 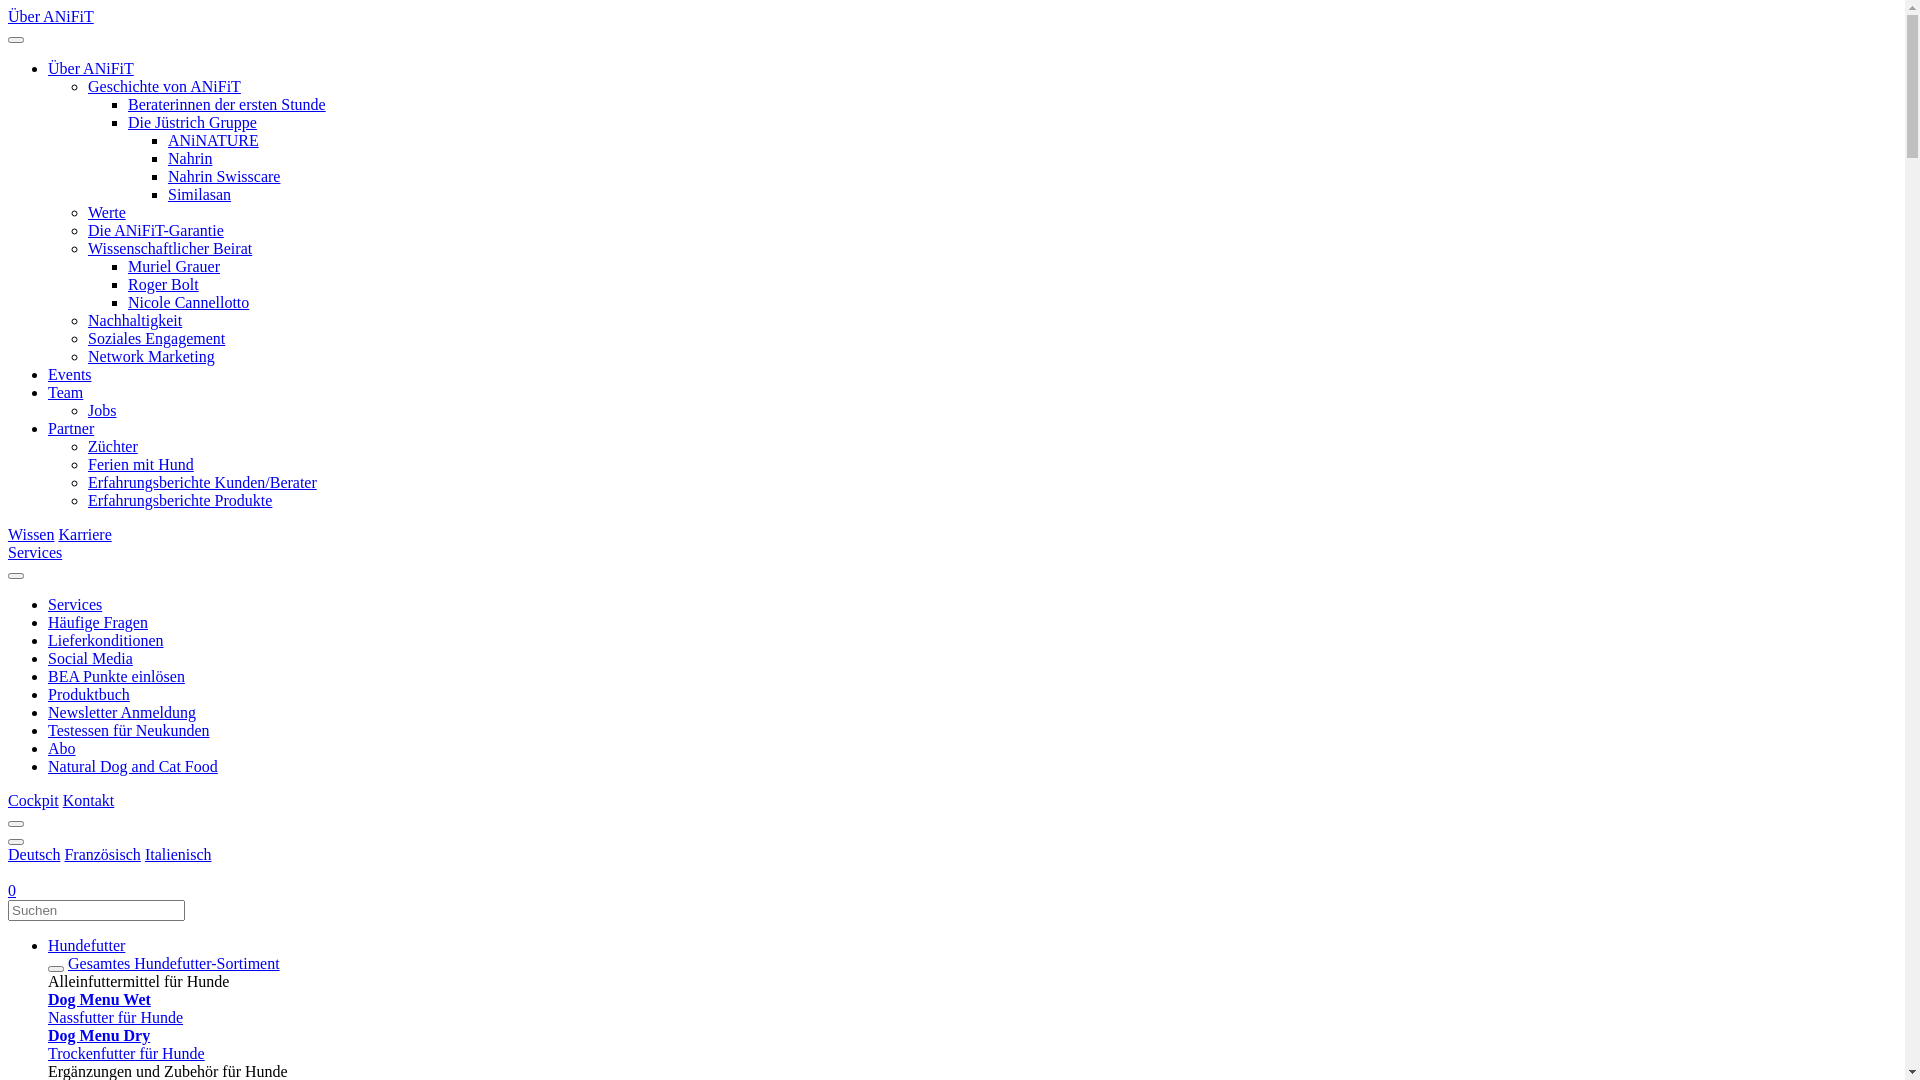 I want to click on 'Wissen', so click(x=30, y=533).